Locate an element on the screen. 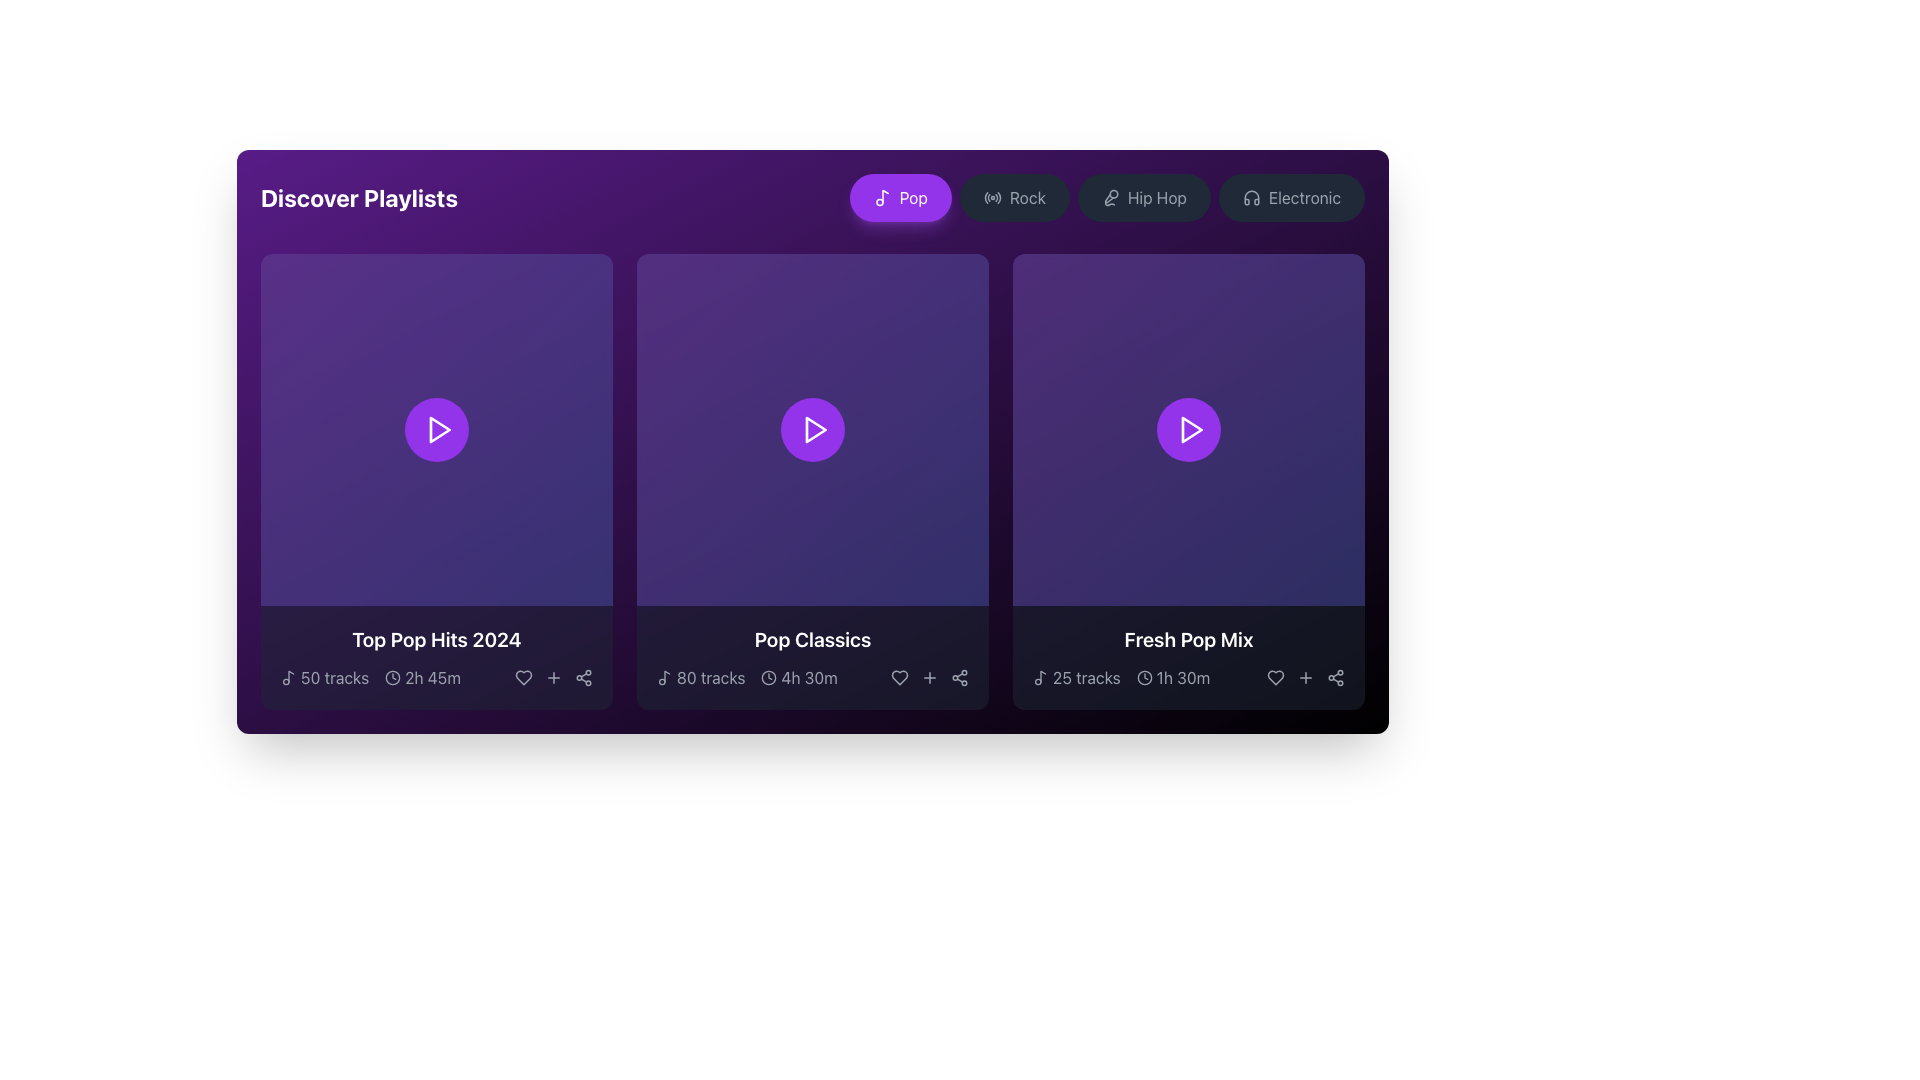 The image size is (1920, 1080). the purple play icon graphic, which is a rightward-pointing triangle located at the center of the first card in the 'Discover Playlists' section, to trigger potential animation or tooltip is located at coordinates (439, 428).